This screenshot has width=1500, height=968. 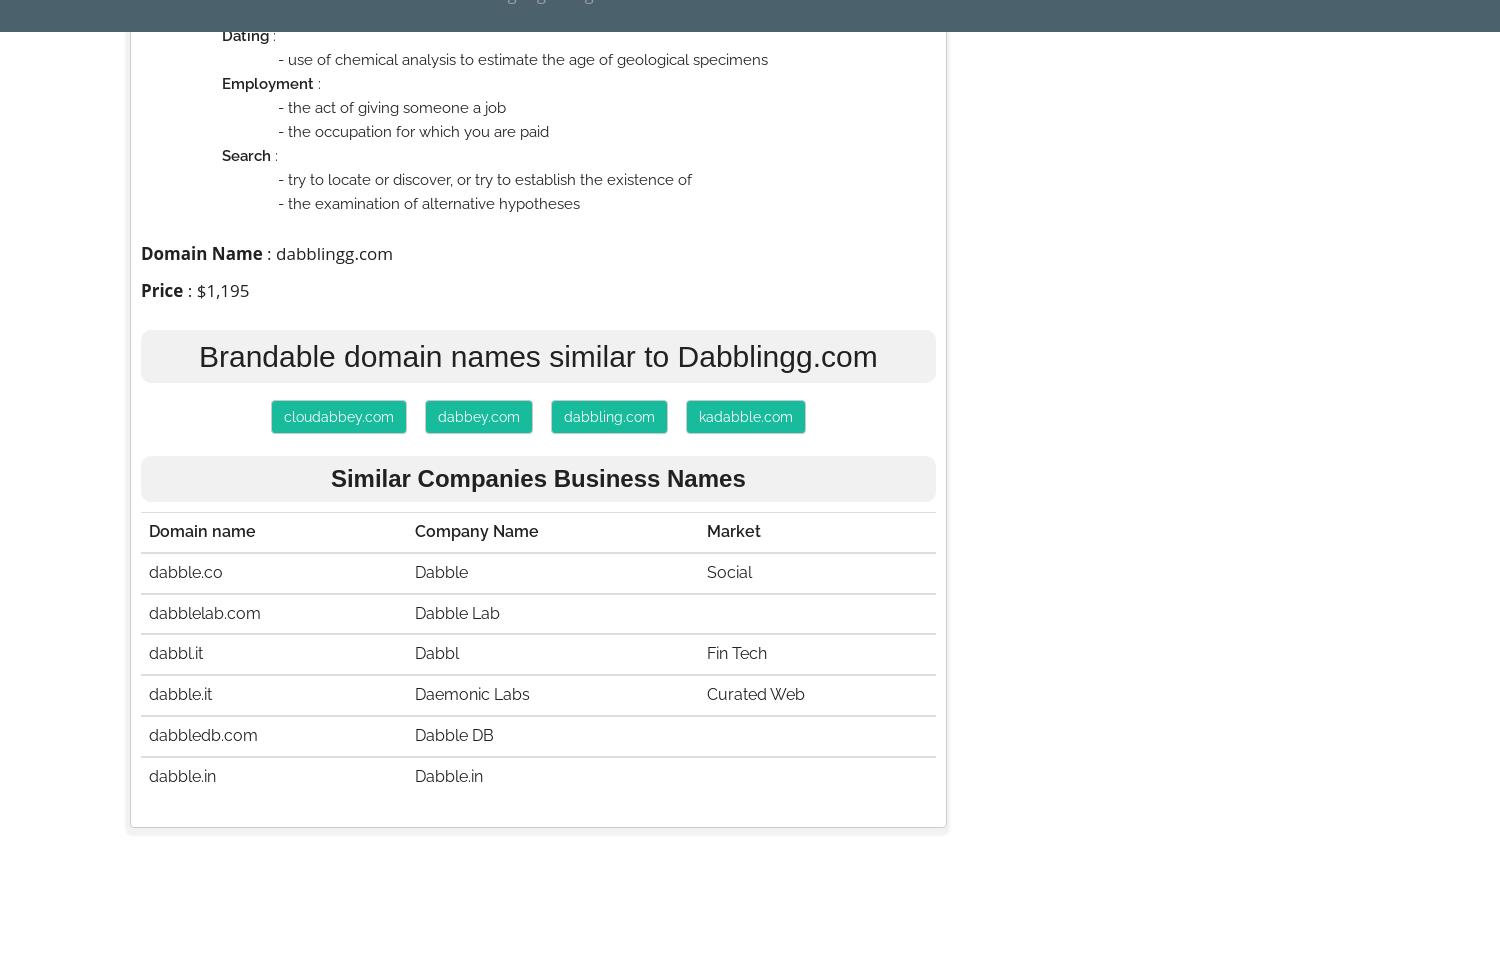 What do you see at coordinates (186, 571) in the screenshot?
I see `'dabble.co'` at bounding box center [186, 571].